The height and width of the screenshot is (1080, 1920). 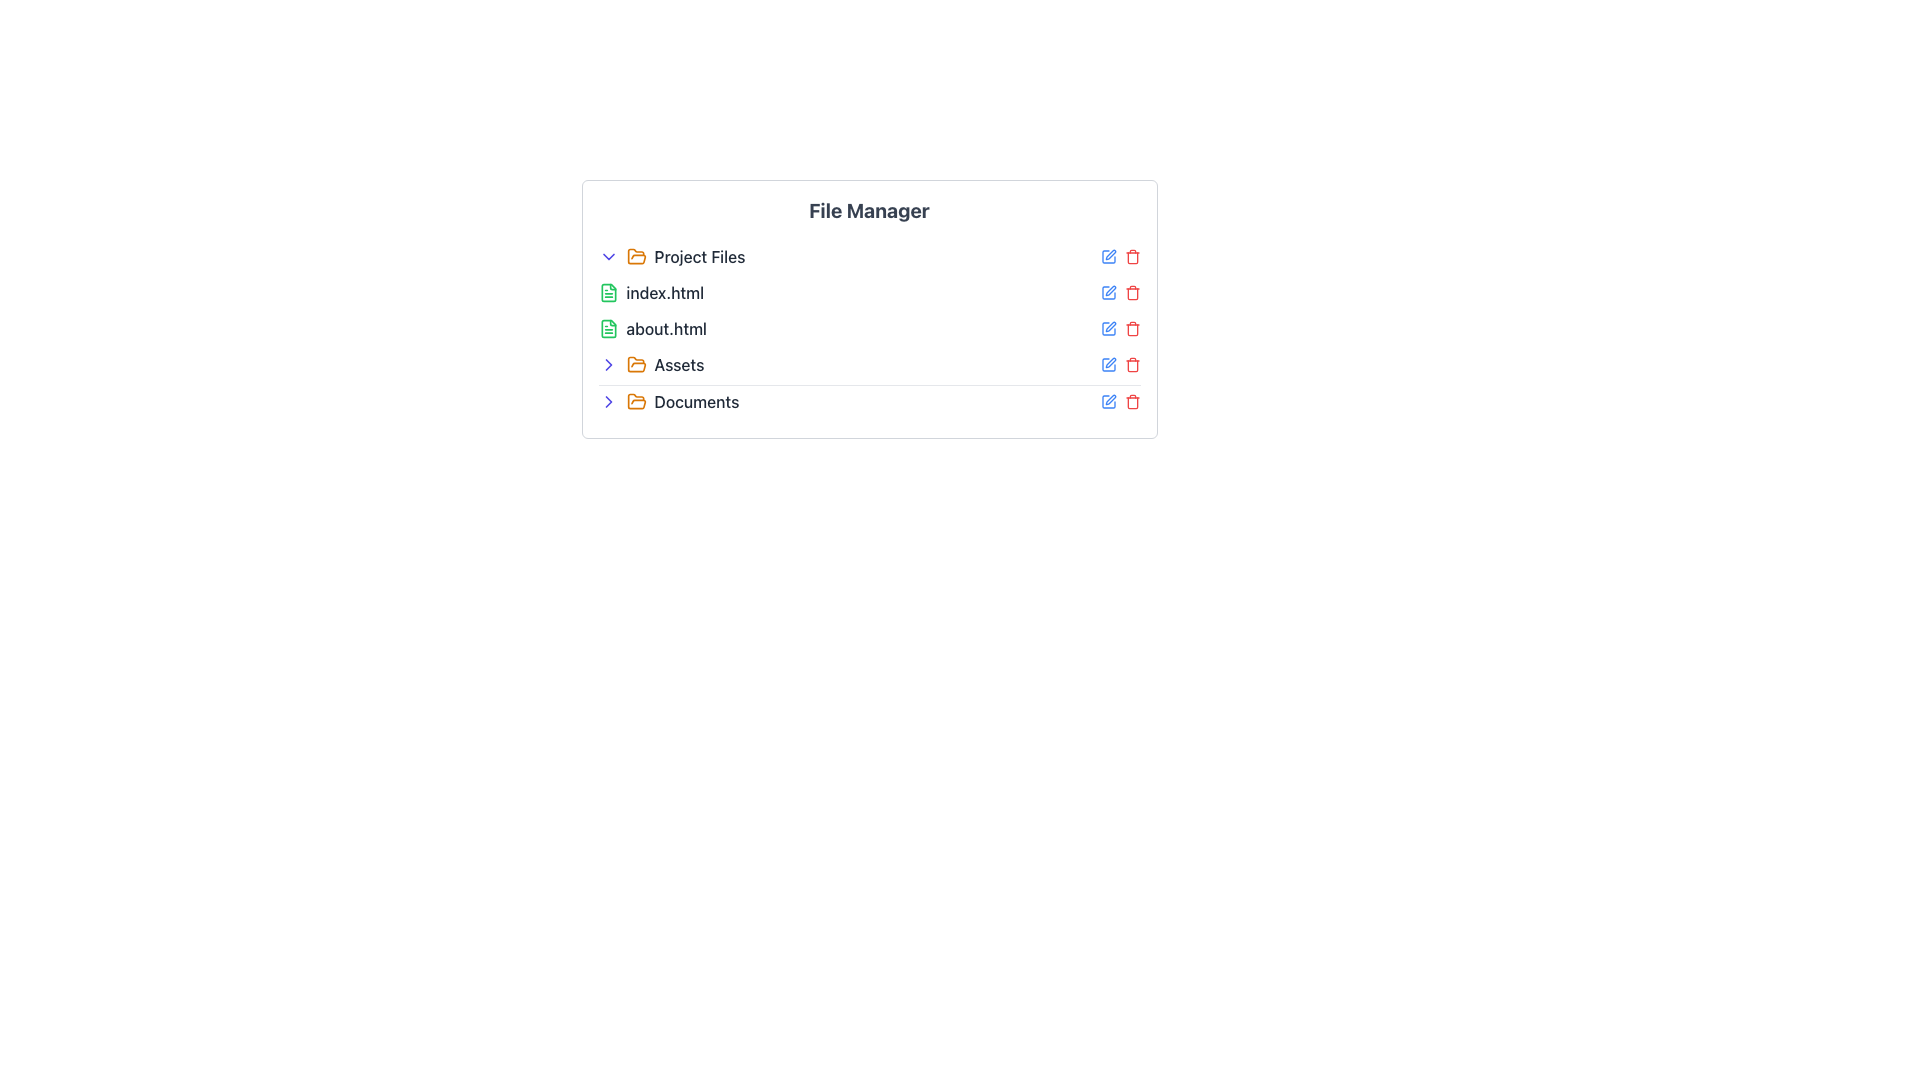 I want to click on the 'Project Files' label, which is styled in medium font weight and gray color, so click(x=699, y=256).